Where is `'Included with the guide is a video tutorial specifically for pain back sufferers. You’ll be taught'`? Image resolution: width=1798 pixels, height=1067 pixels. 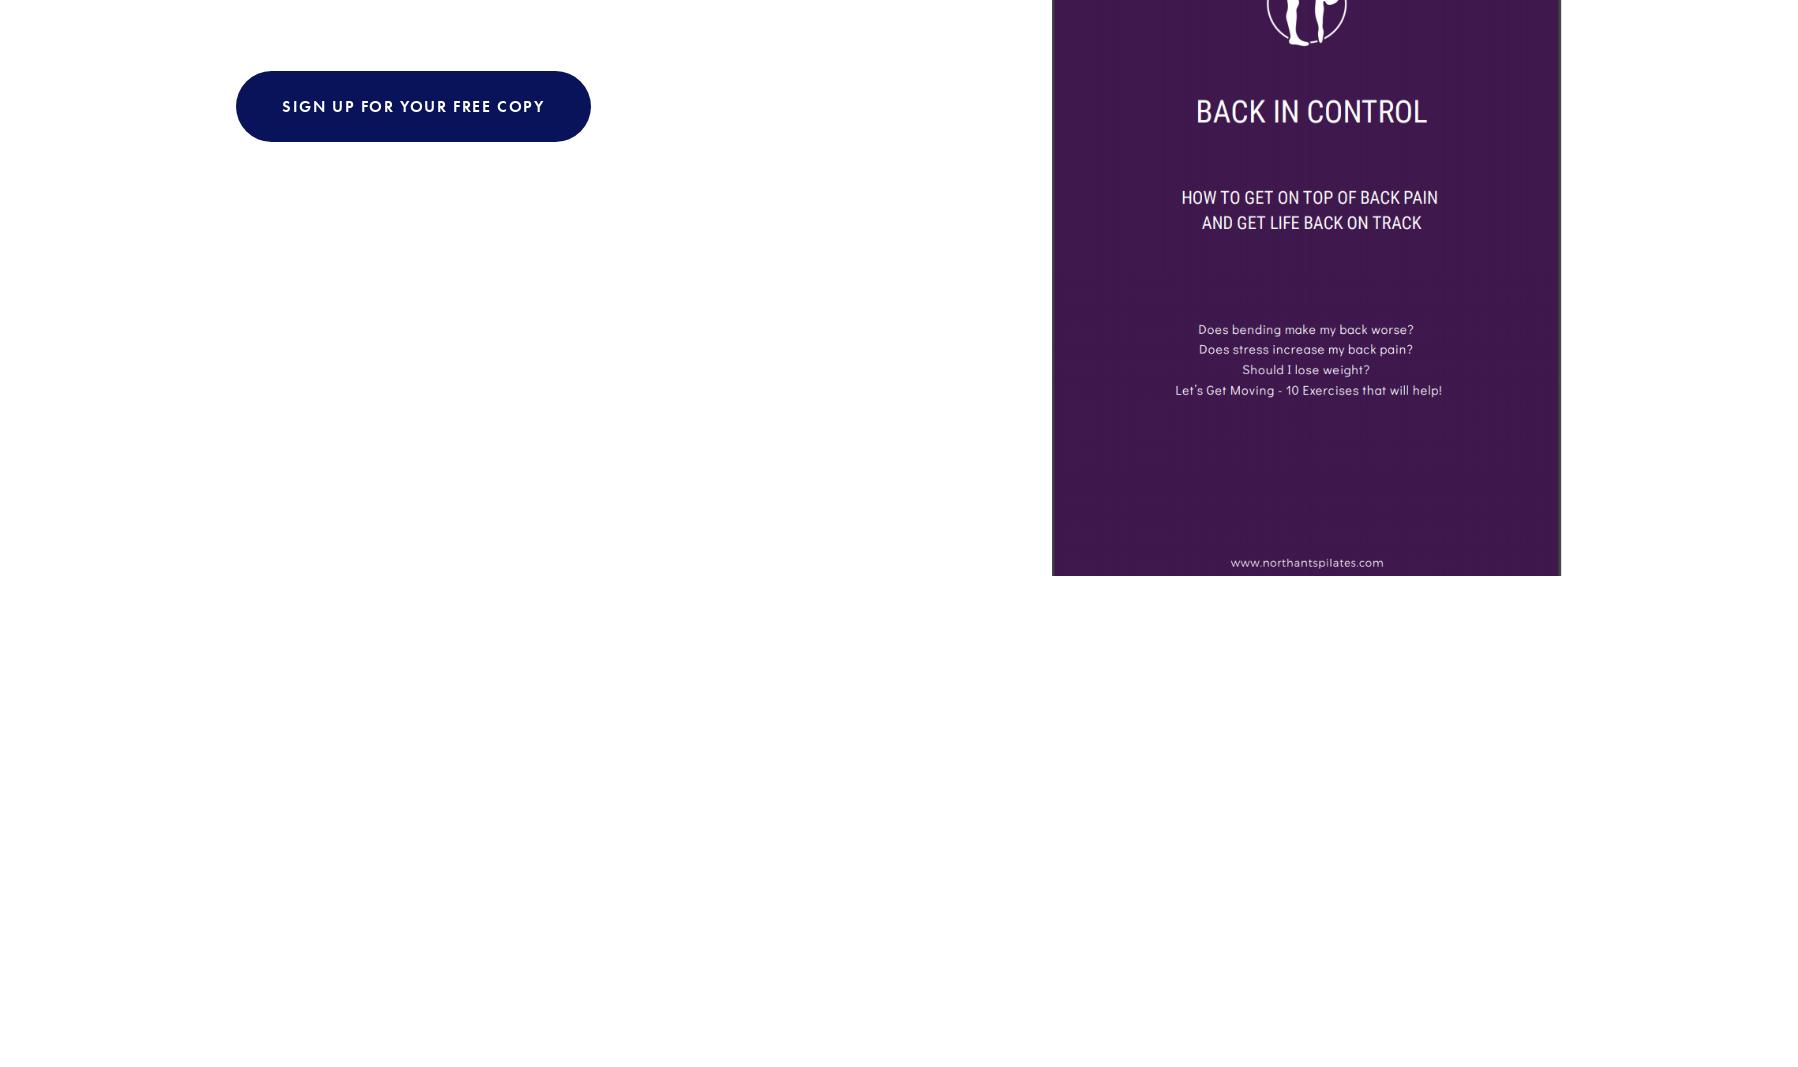 'Included with the guide is a video tutorial specifically for pain back sufferers. You’ll be taught' is located at coordinates (606, 488).